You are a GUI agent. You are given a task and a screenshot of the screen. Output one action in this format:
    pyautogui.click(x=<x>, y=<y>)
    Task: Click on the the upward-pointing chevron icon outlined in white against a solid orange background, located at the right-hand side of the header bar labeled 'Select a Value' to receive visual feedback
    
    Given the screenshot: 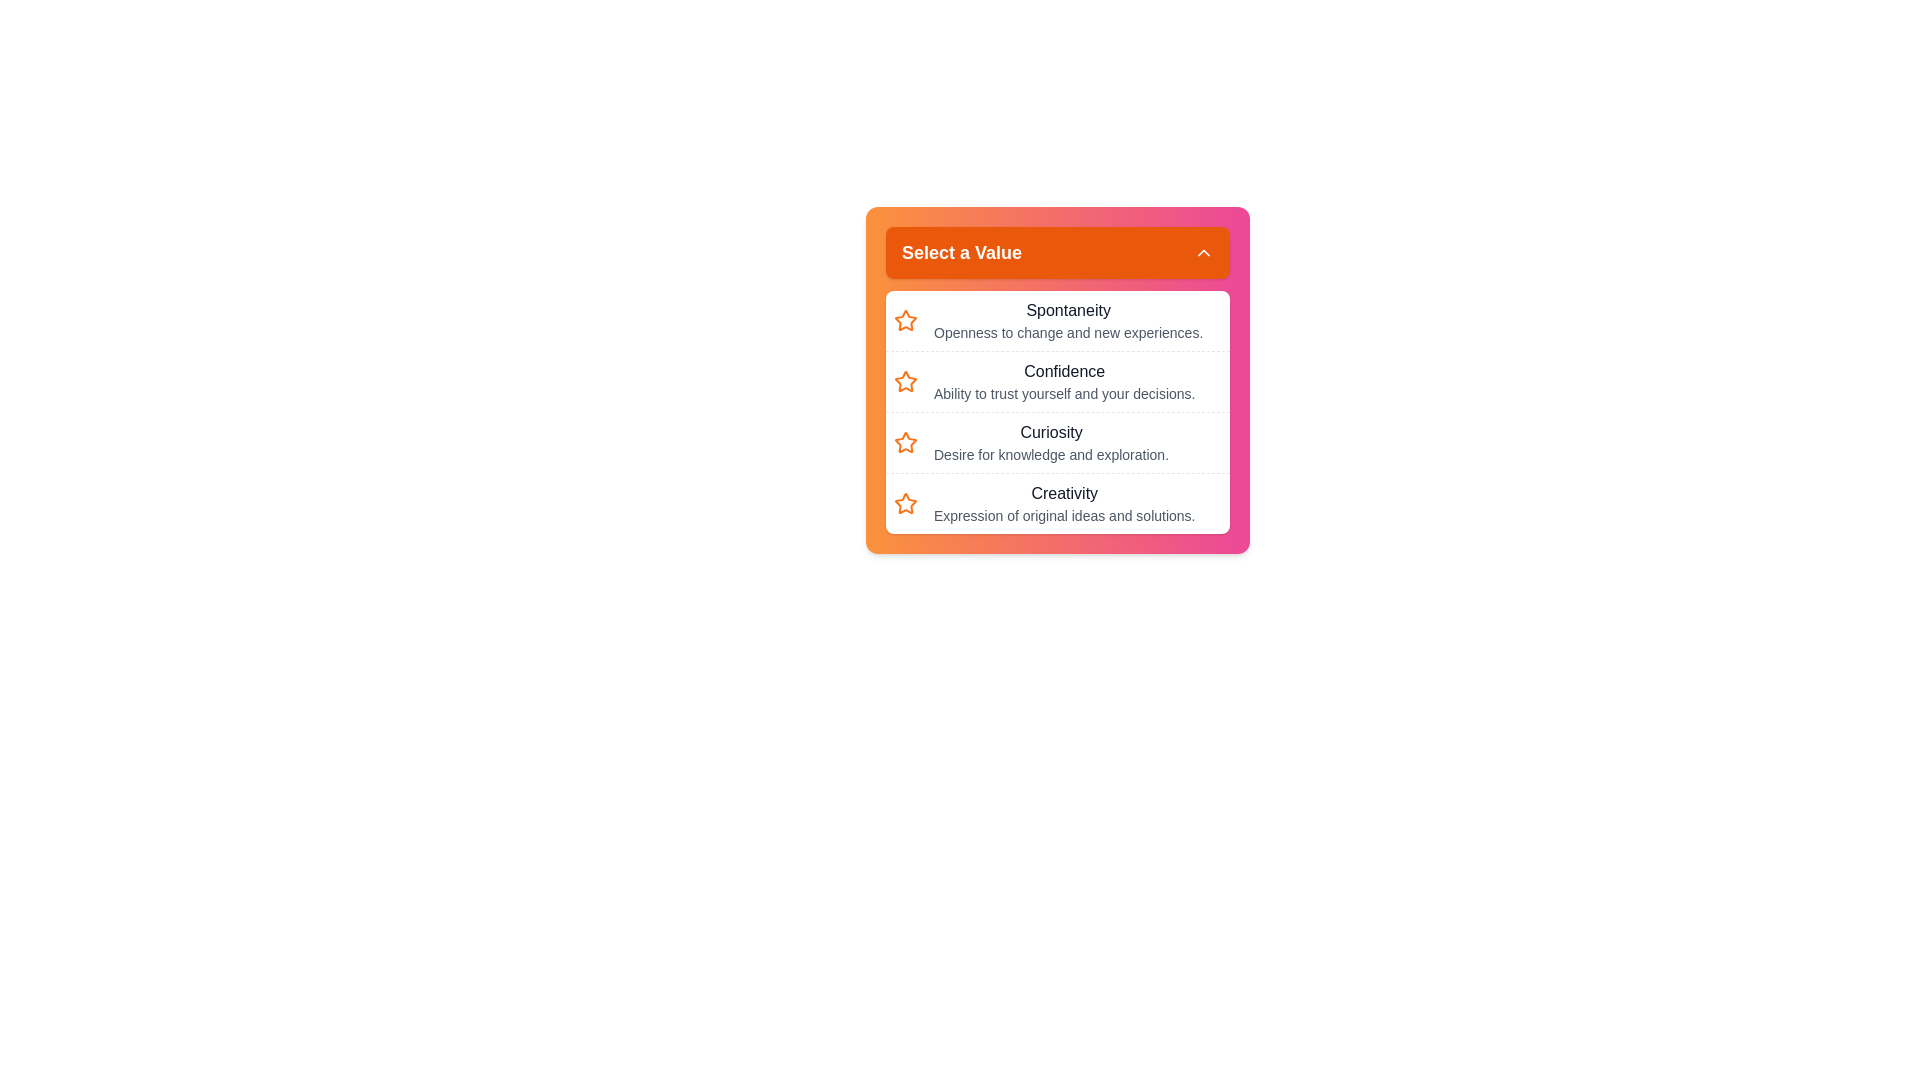 What is the action you would take?
    pyautogui.click(x=1203, y=252)
    